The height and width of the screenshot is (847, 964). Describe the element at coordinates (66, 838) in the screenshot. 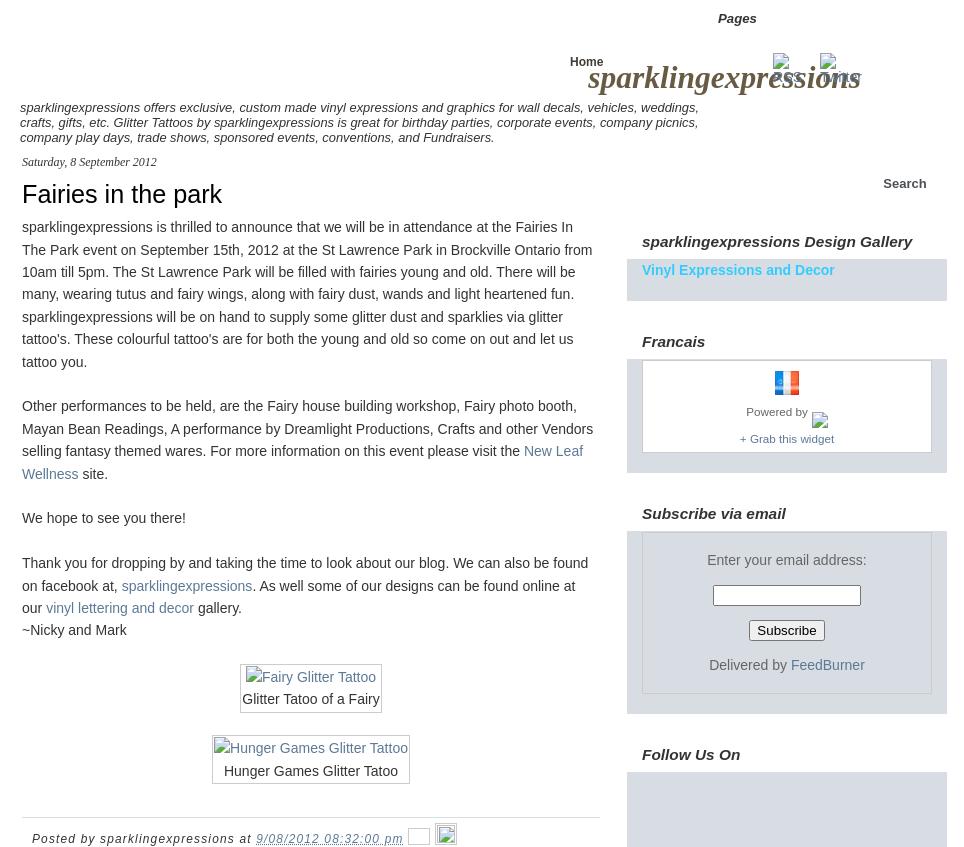

I see `'Posted by'` at that location.